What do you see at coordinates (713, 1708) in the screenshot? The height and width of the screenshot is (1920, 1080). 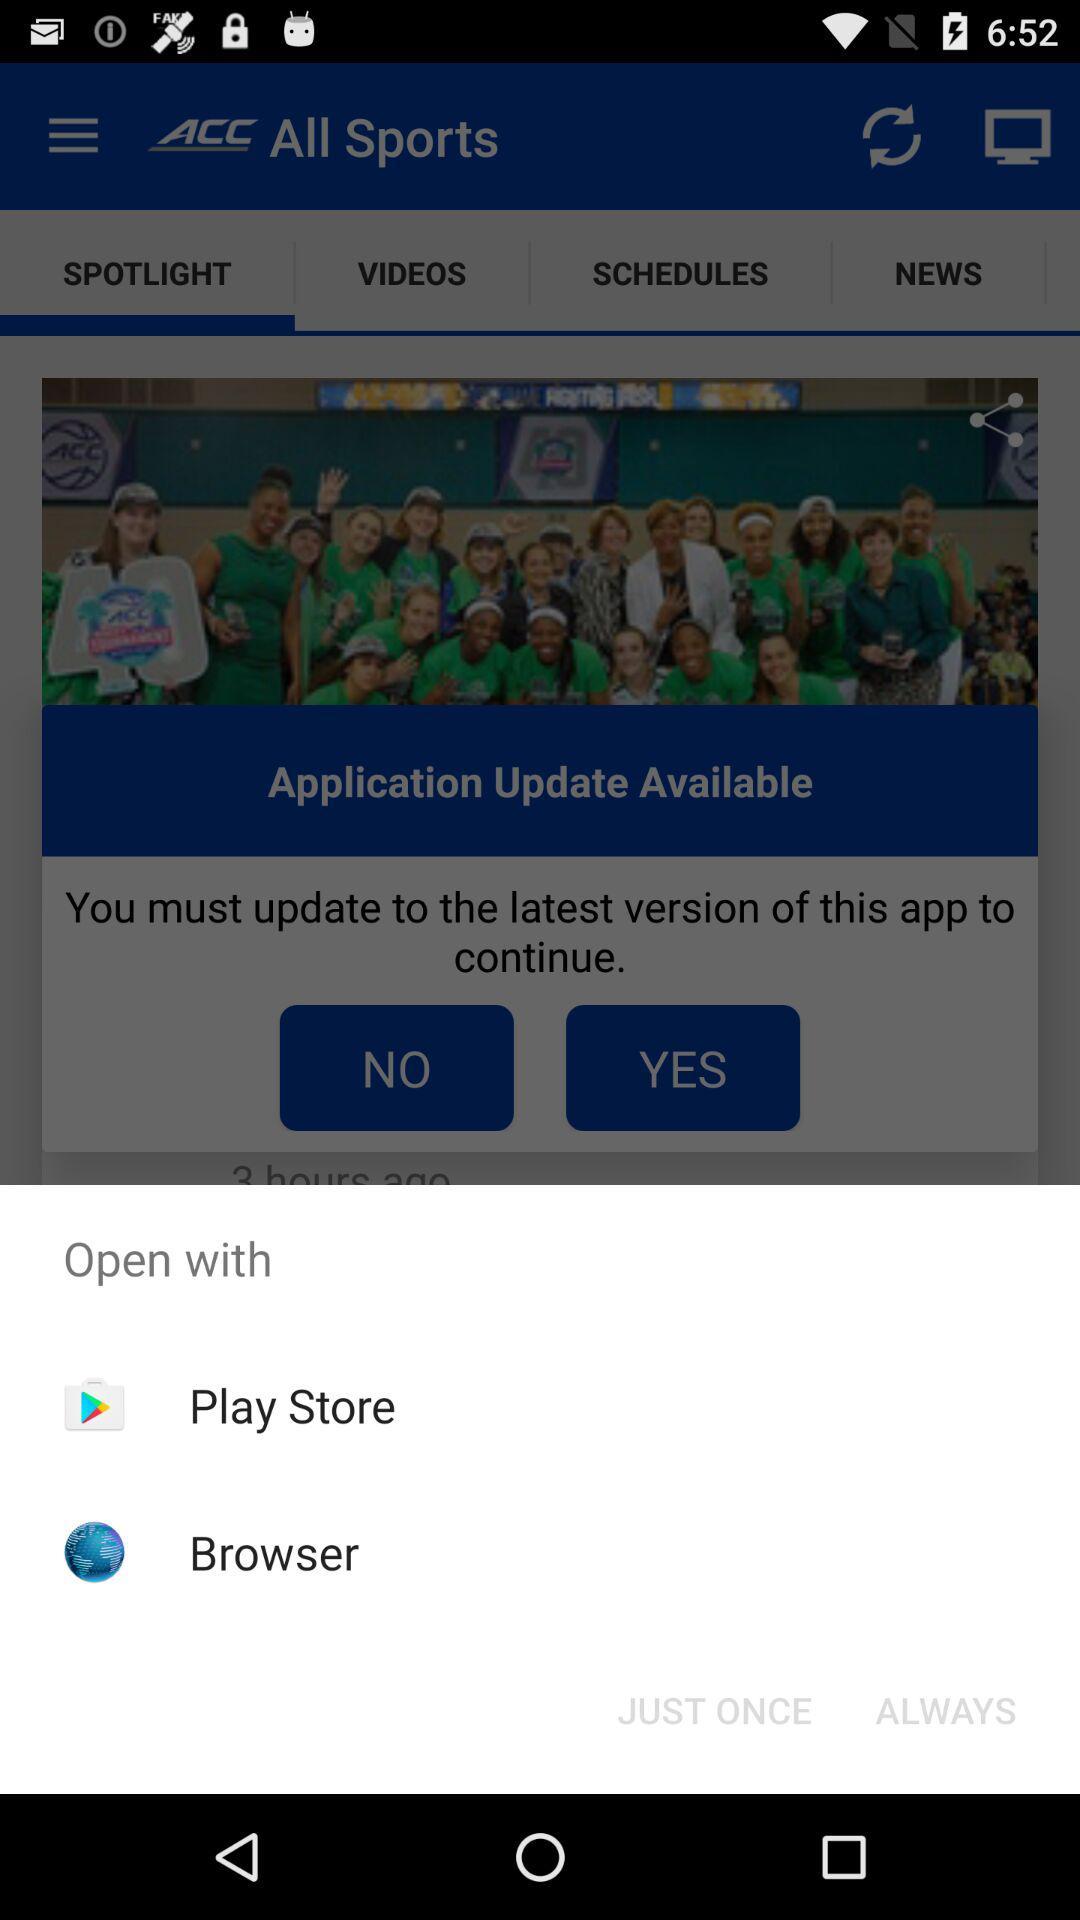 I see `the item below open with app` at bounding box center [713, 1708].